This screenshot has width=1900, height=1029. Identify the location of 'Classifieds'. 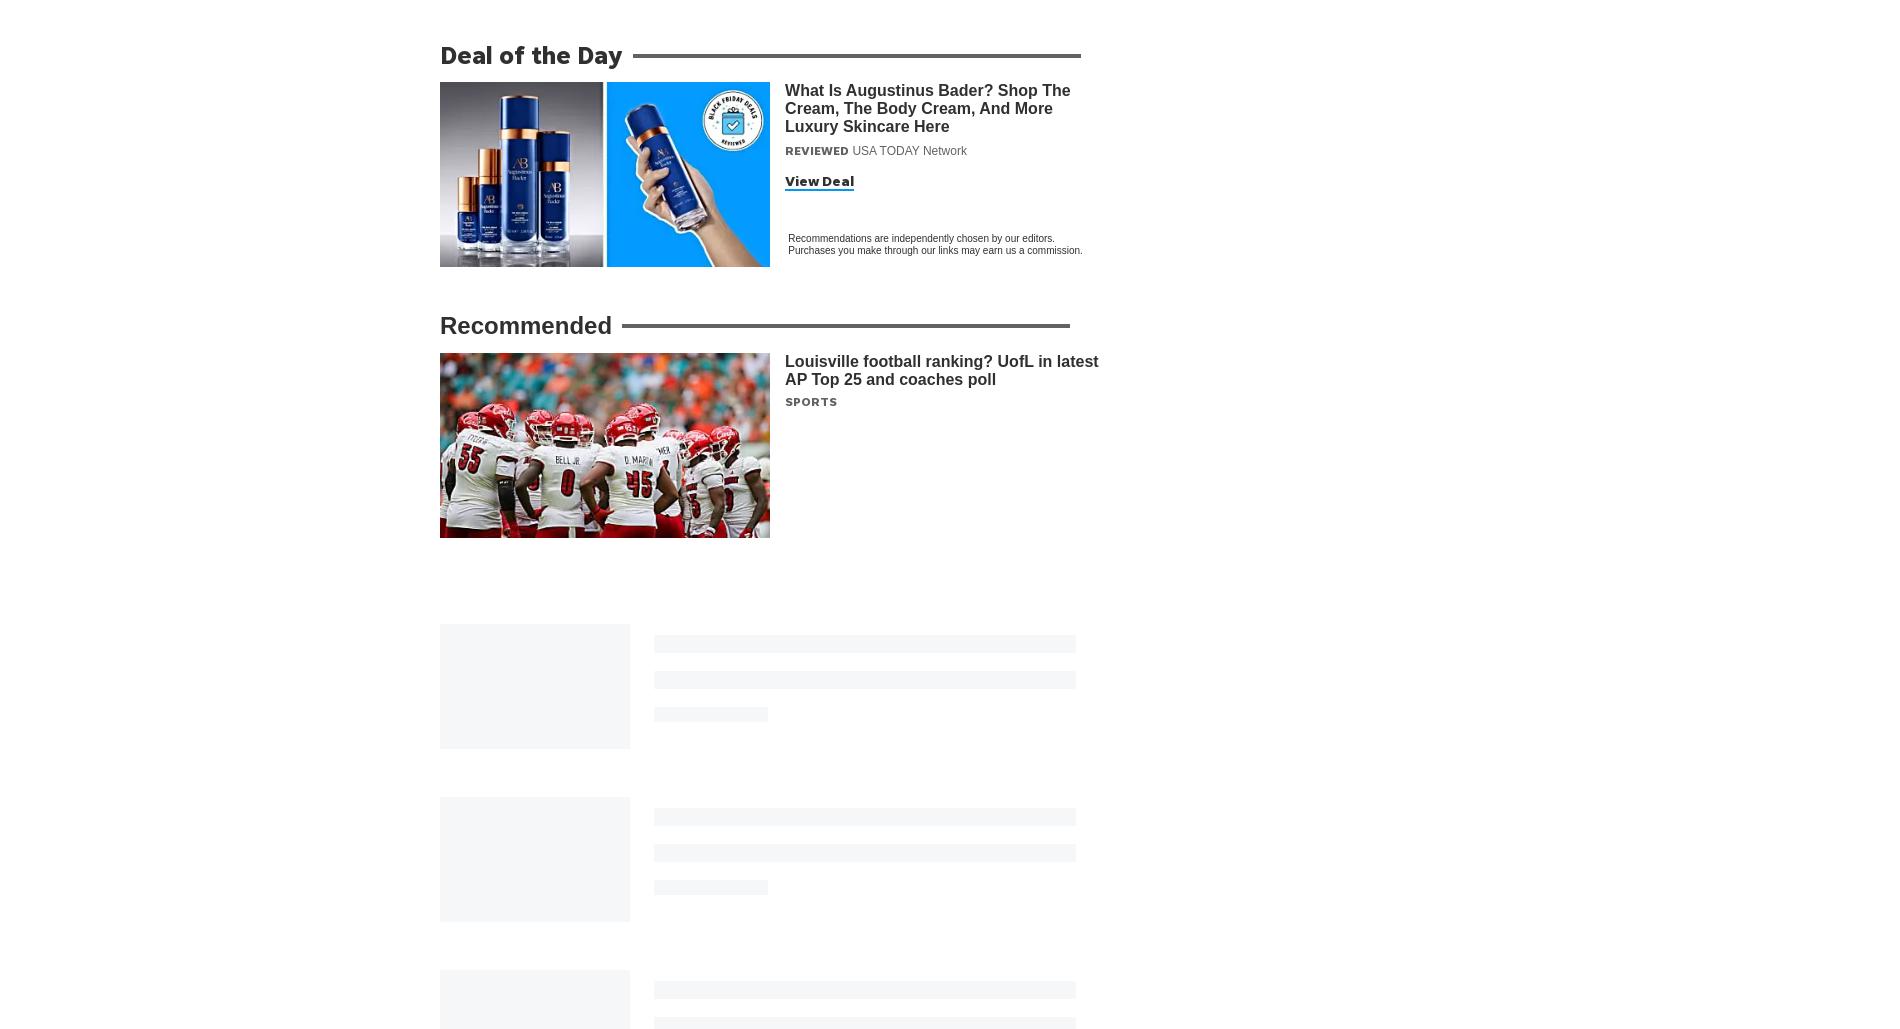
(1223, 1017).